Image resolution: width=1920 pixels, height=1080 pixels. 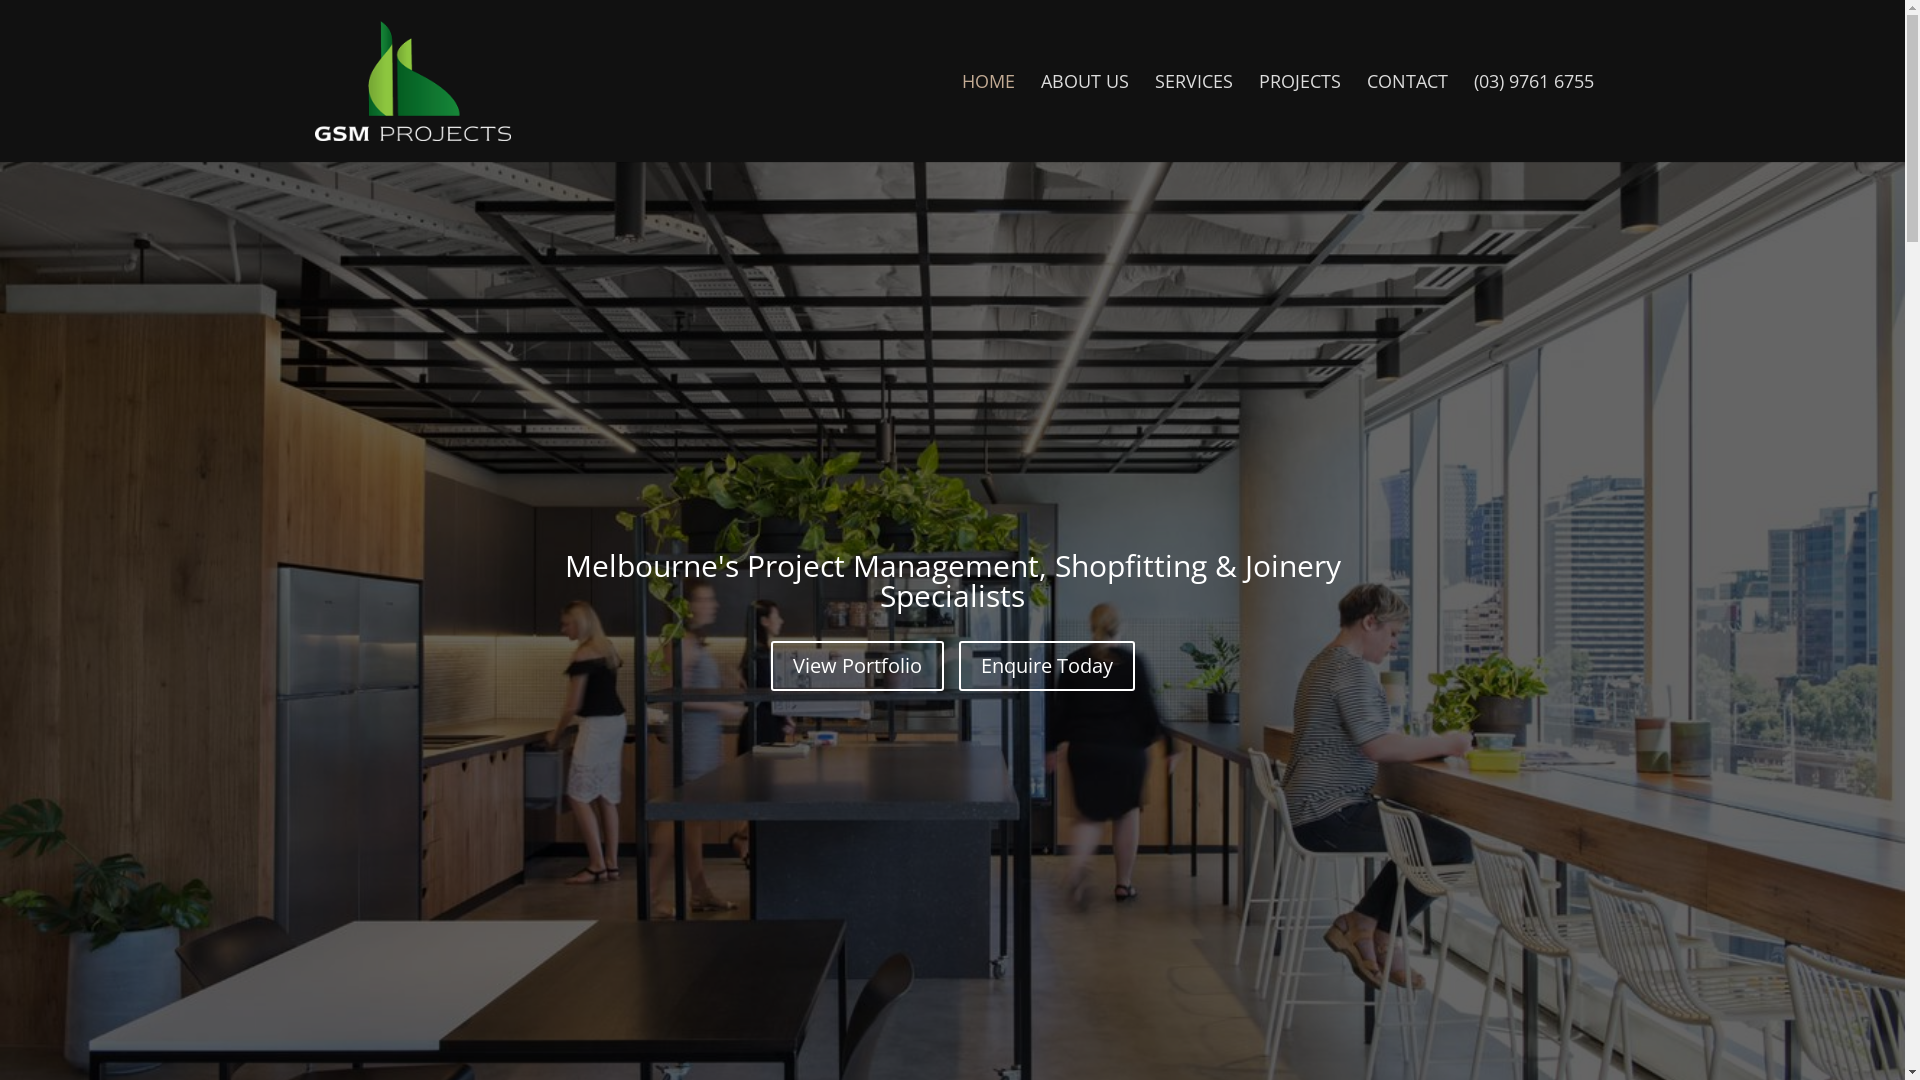 I want to click on 'View Portfolio', so click(x=856, y=666).